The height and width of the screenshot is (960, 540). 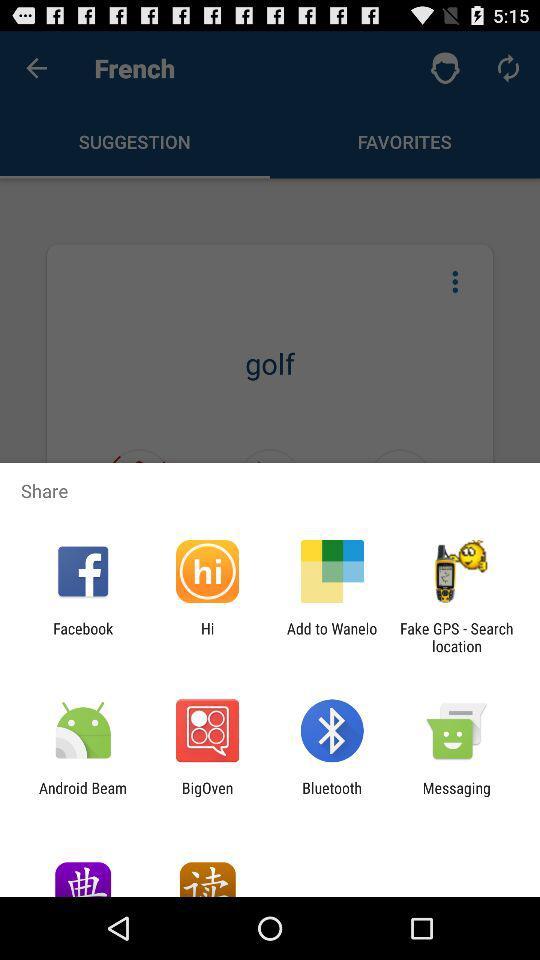 I want to click on android beam item, so click(x=82, y=796).